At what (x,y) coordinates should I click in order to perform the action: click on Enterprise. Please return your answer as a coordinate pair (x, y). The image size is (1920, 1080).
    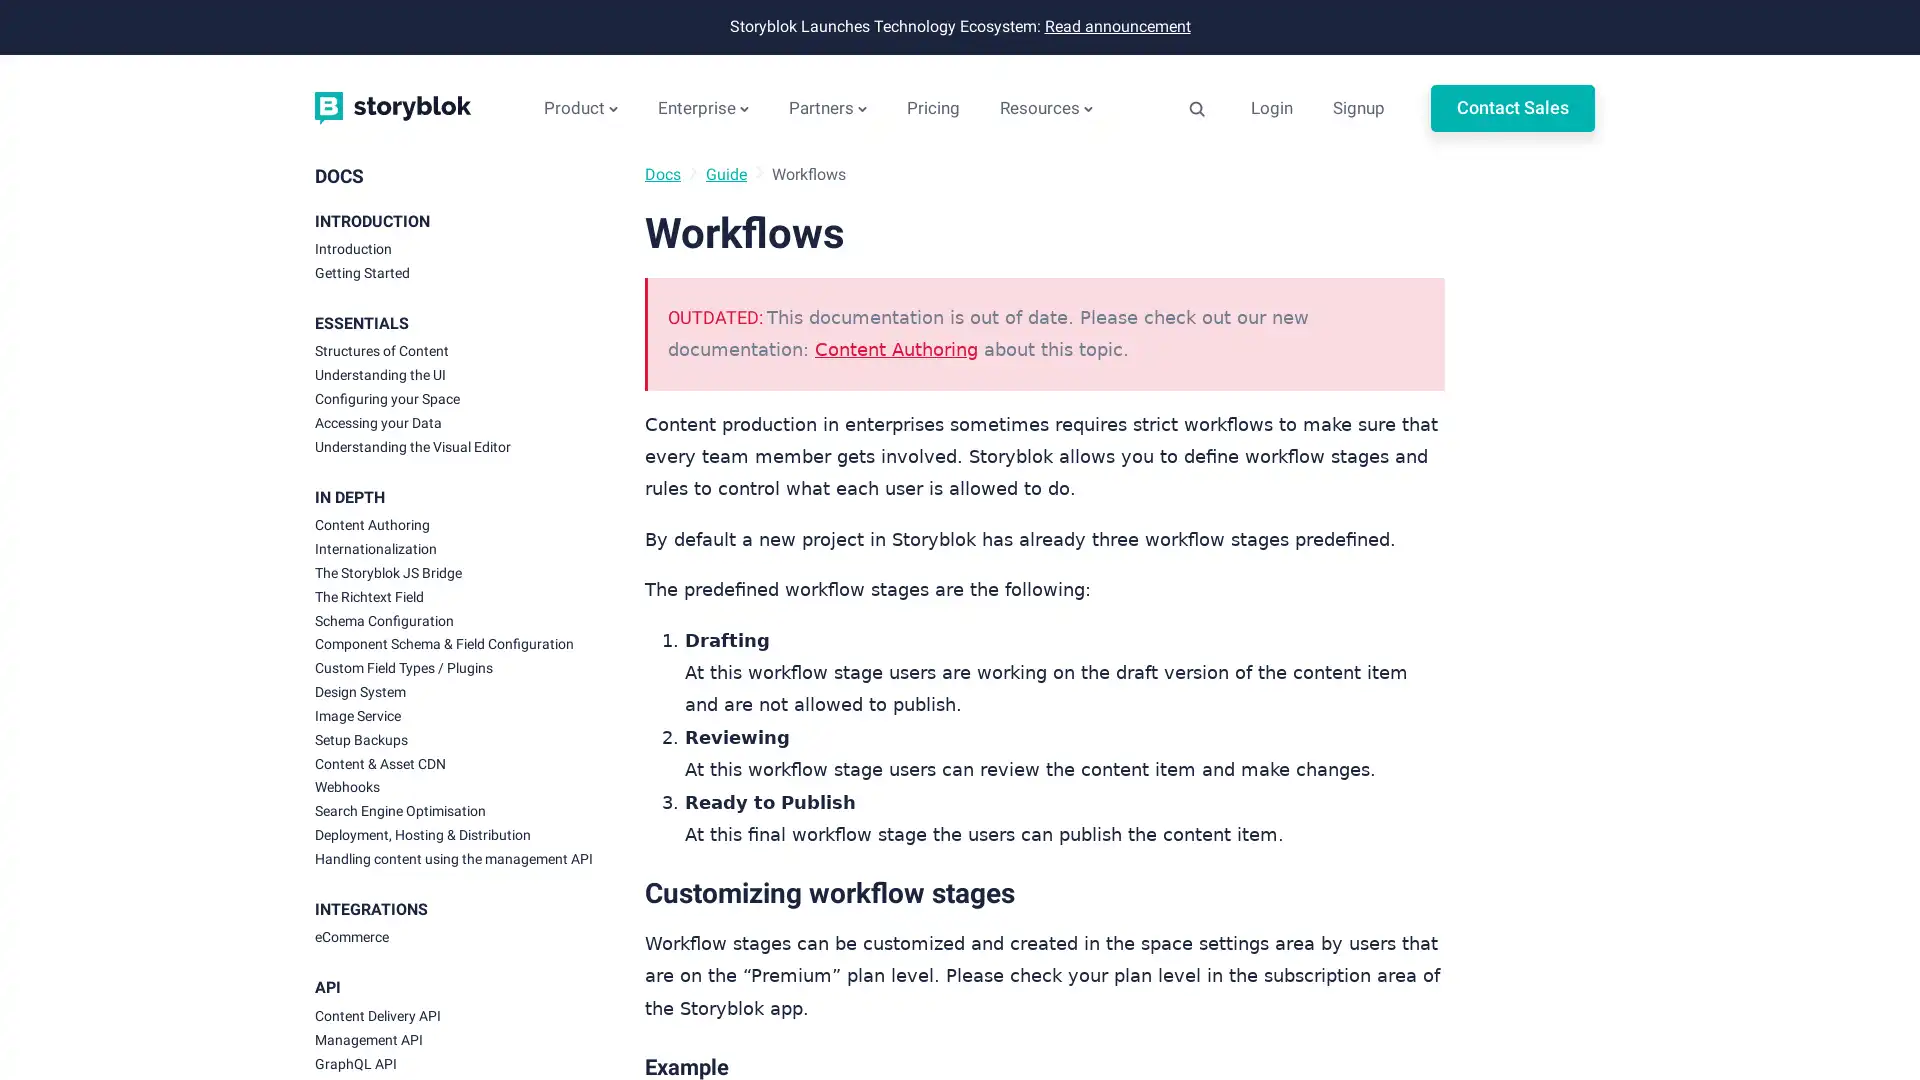
    Looking at the image, I should click on (703, 108).